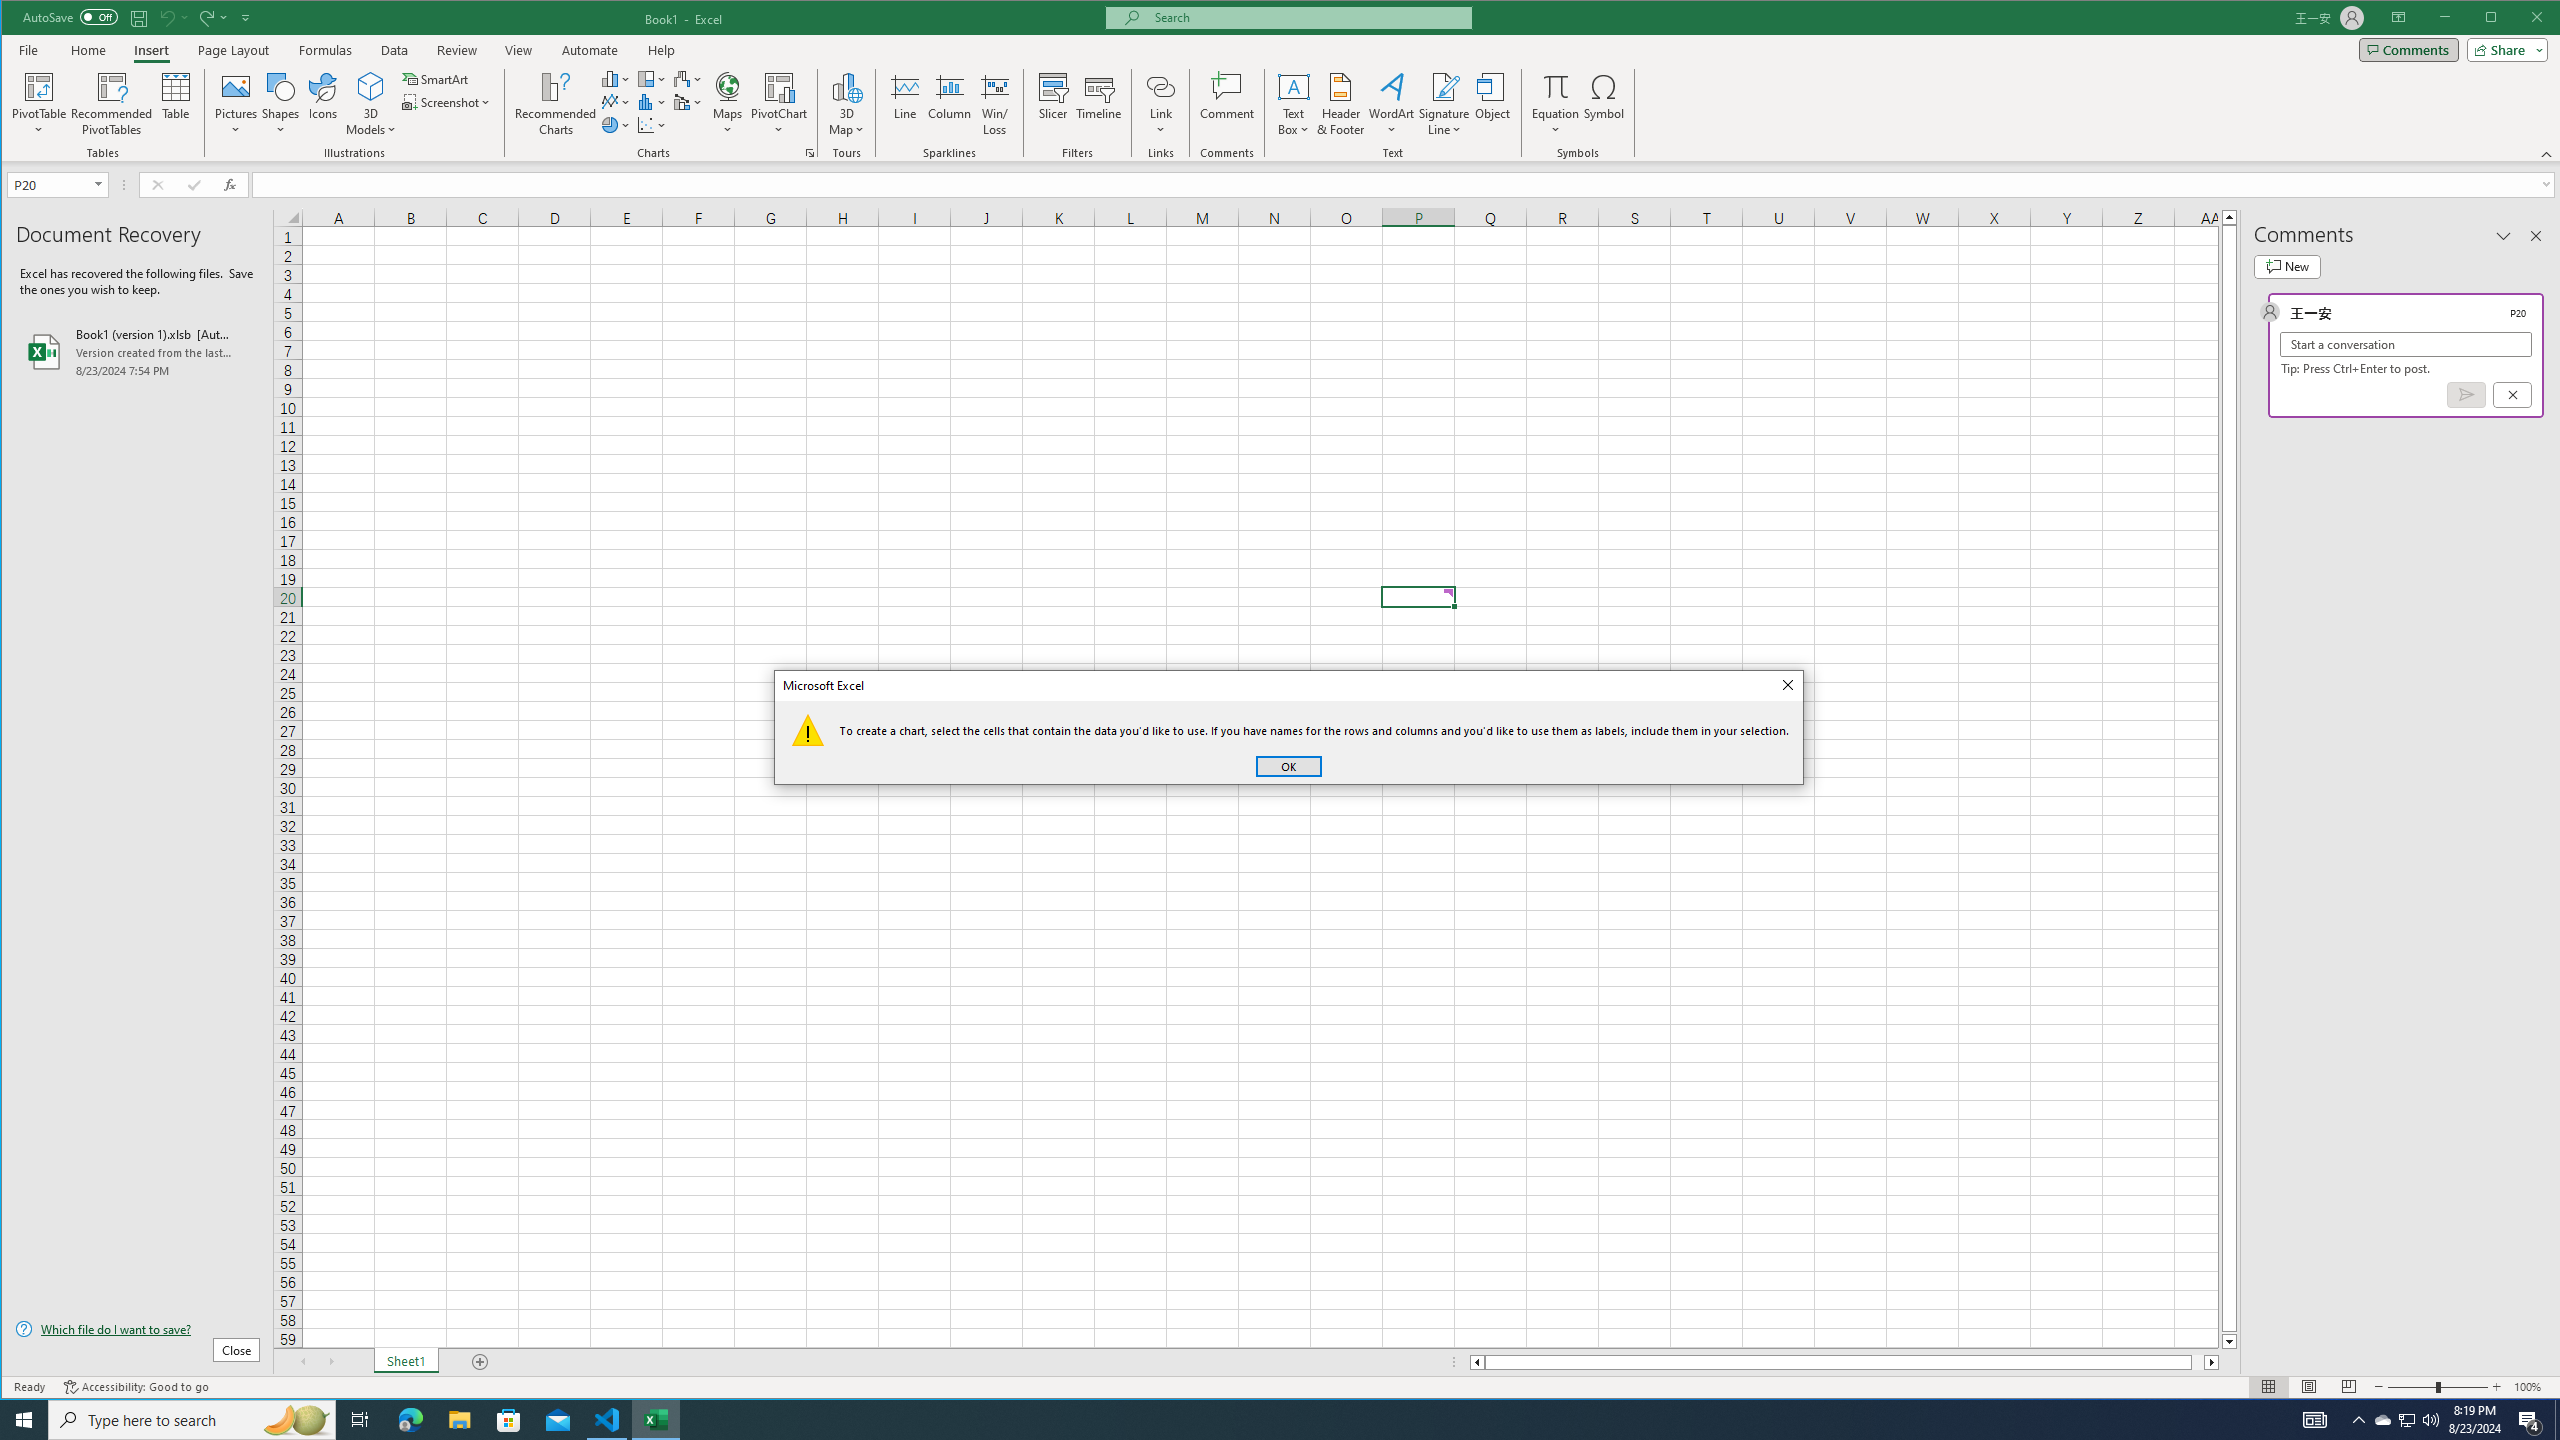 The image size is (2560, 1440). What do you see at coordinates (615, 78) in the screenshot?
I see `'Insert Column or Bar Chart'` at bounding box center [615, 78].